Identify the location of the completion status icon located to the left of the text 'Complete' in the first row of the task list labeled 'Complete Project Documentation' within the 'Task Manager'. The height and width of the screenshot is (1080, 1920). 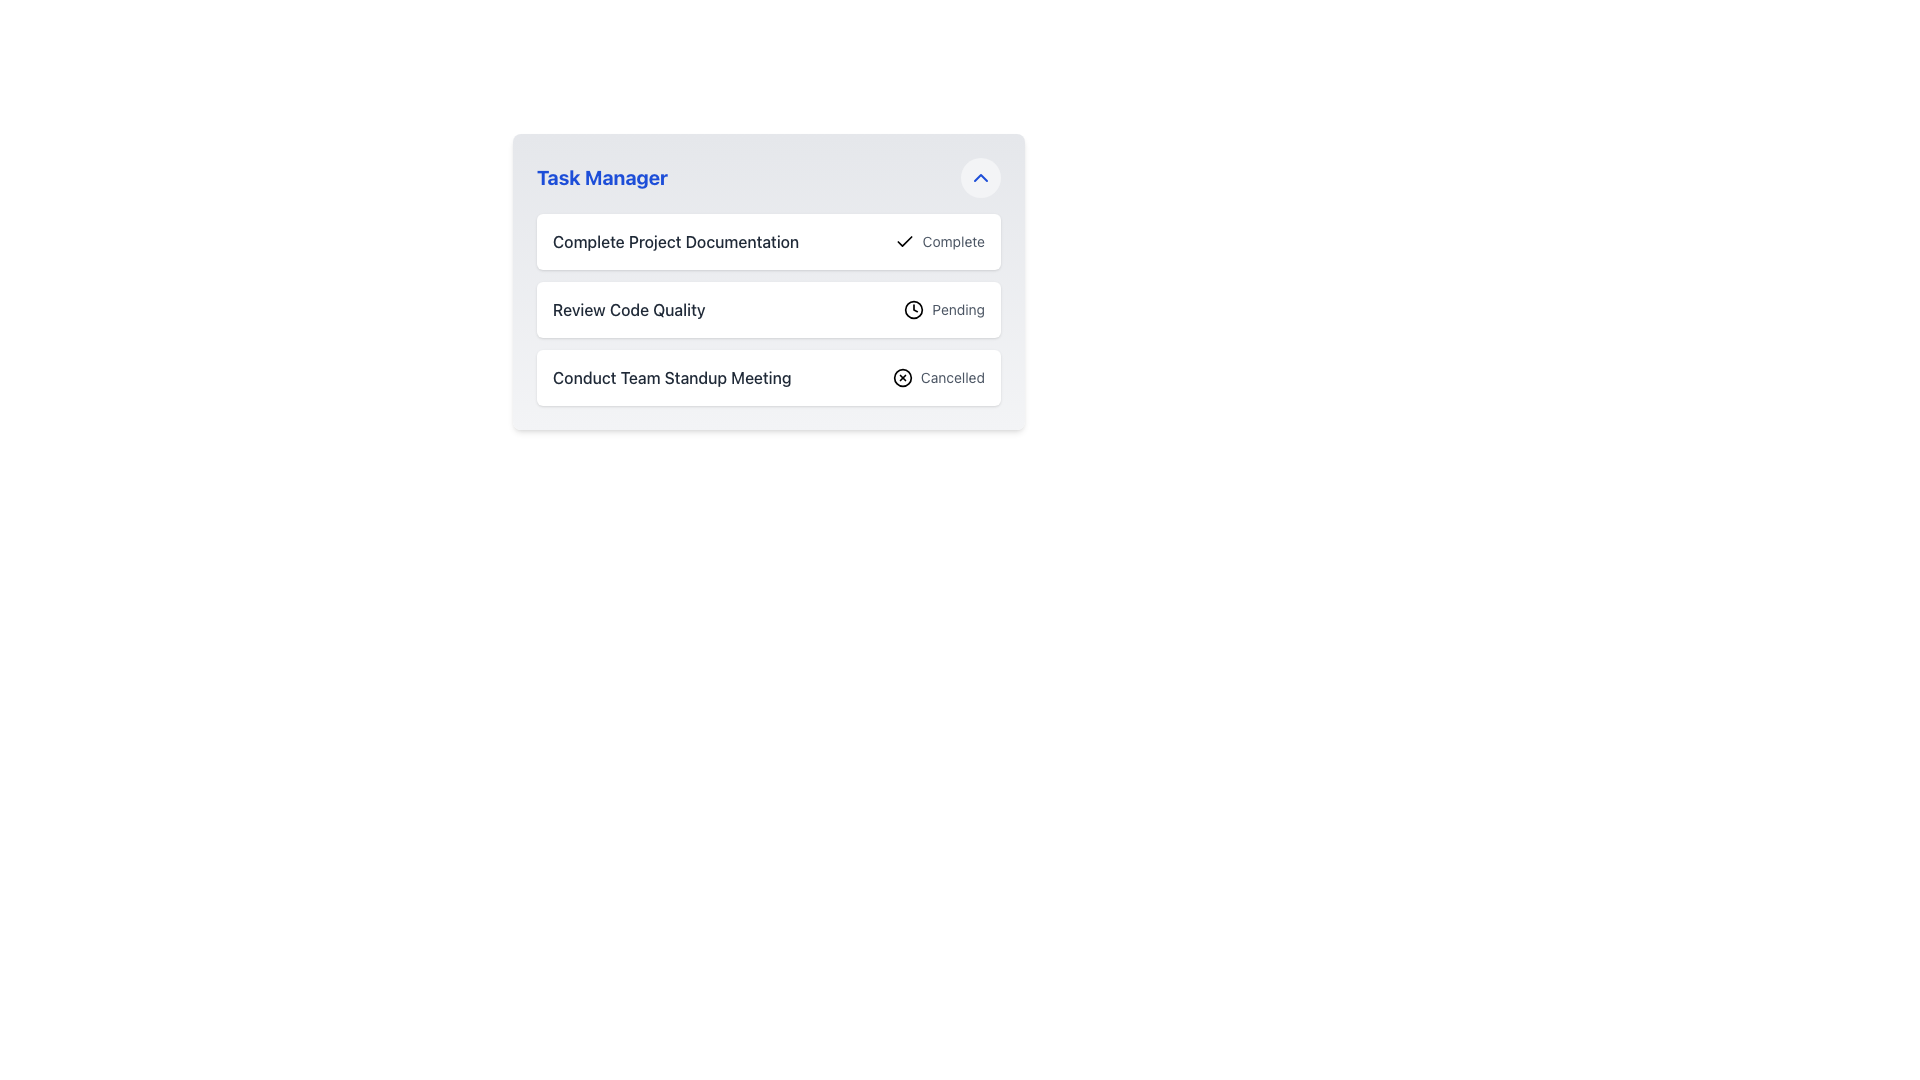
(903, 241).